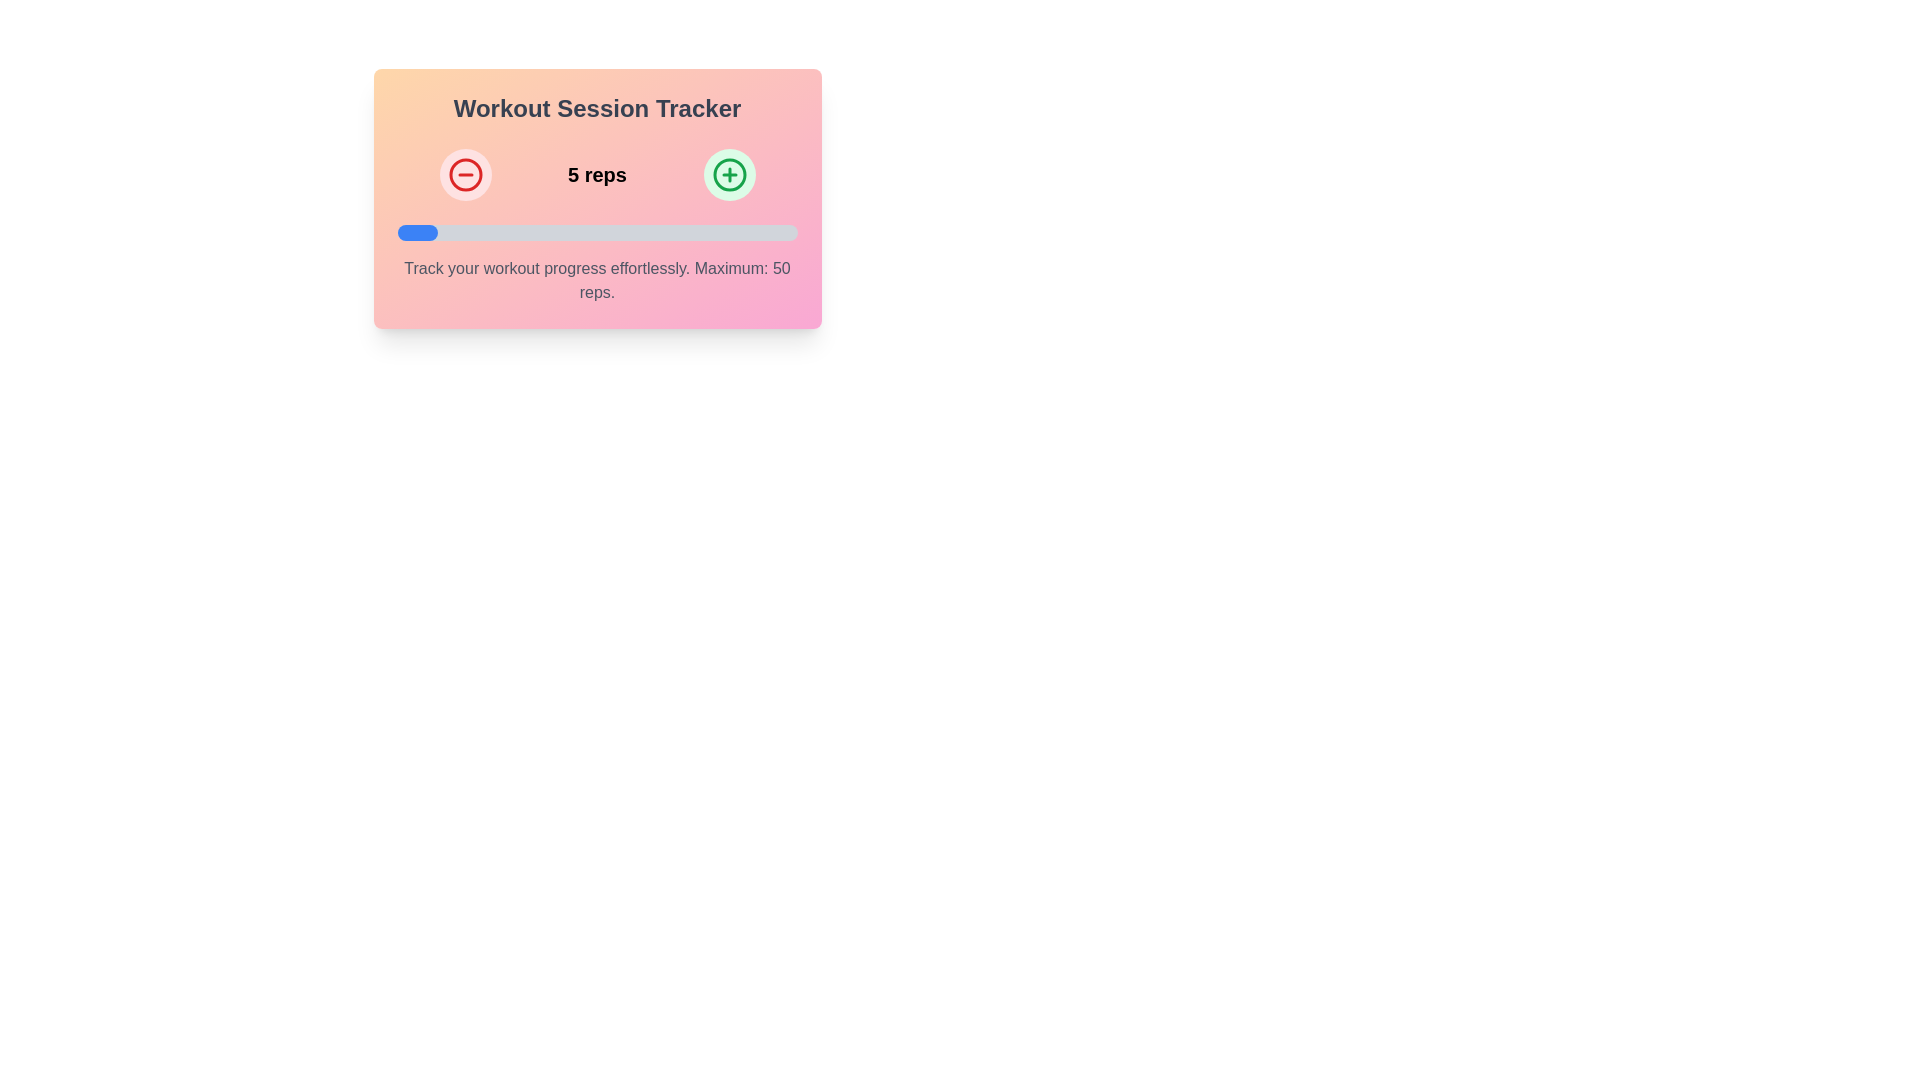 This screenshot has width=1920, height=1080. I want to click on the increment button located on the right side of the section displaying the current repetition count, so click(728, 173).